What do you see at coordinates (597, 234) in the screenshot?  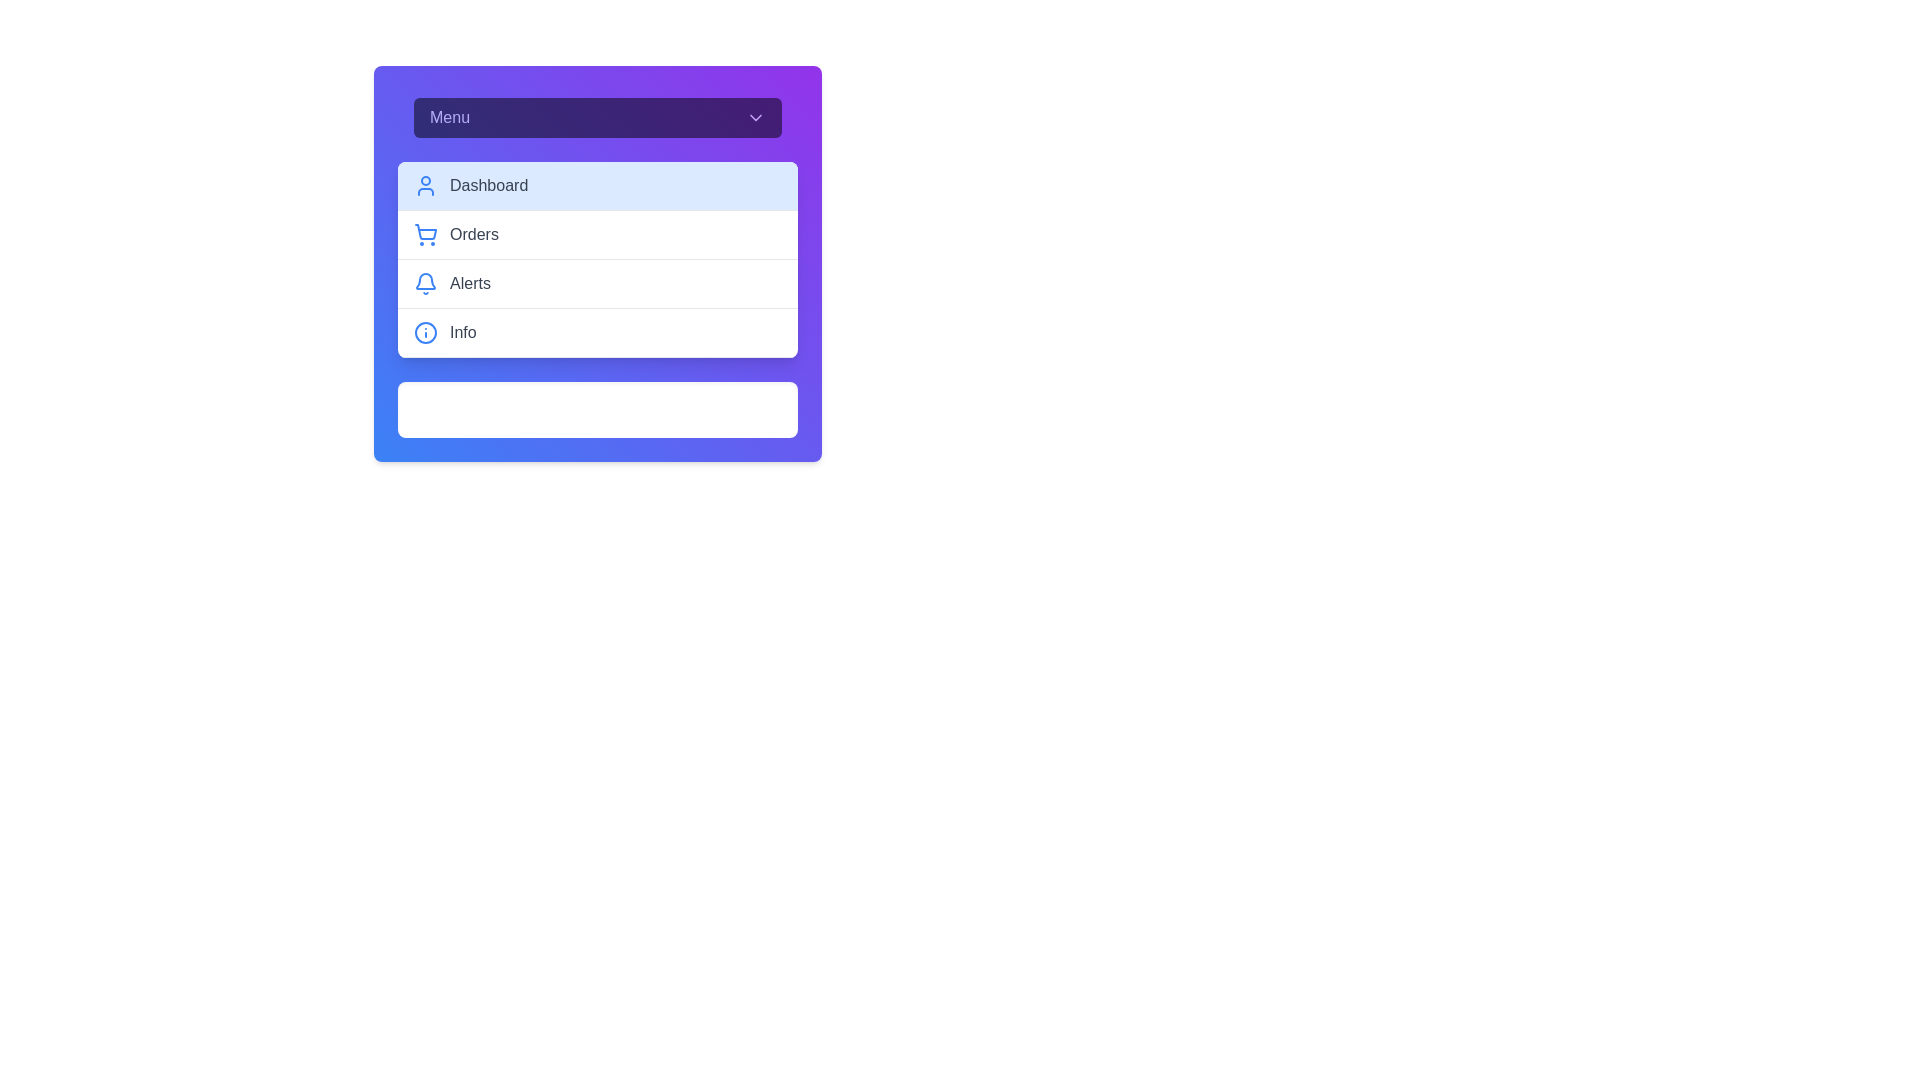 I see `the 'Orders' selectable menu item, which is the second item in a vertical menu` at bounding box center [597, 234].